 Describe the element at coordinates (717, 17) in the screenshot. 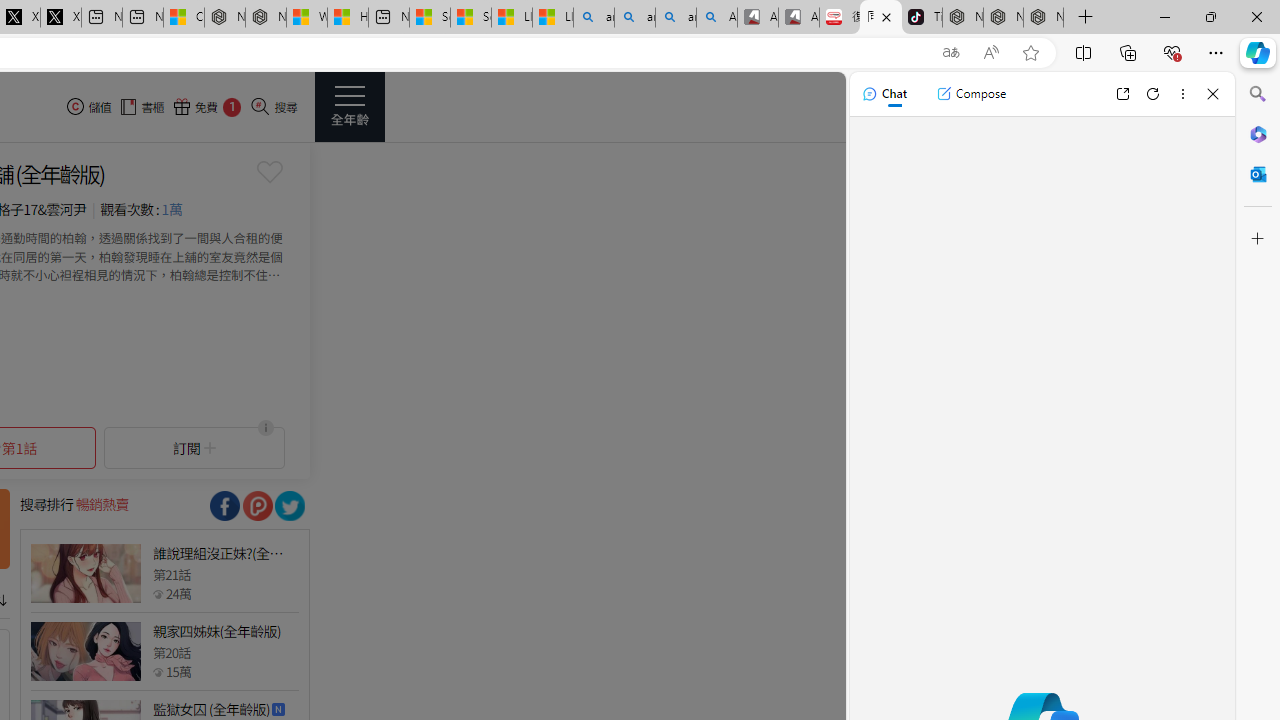

I see `'Amazon Echo Robot - Search Images'` at that location.